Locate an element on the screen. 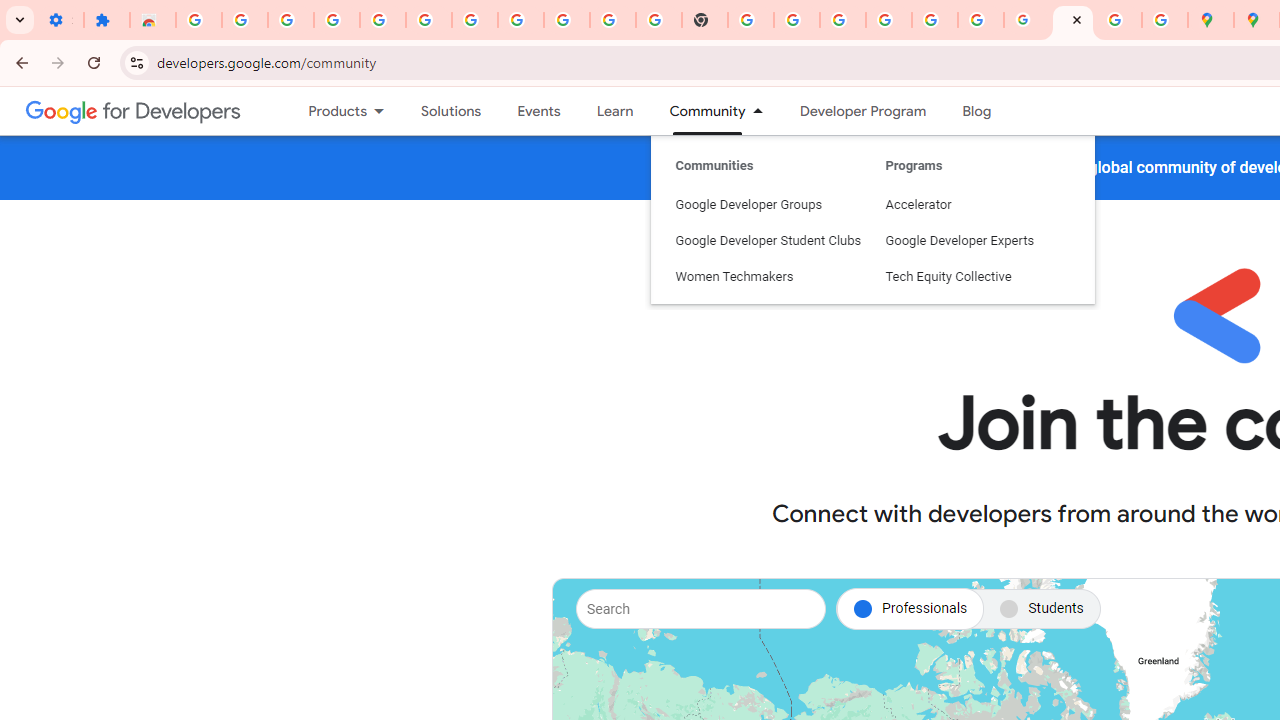  'Dropdown menu for Products' is located at coordinates (385, 111).